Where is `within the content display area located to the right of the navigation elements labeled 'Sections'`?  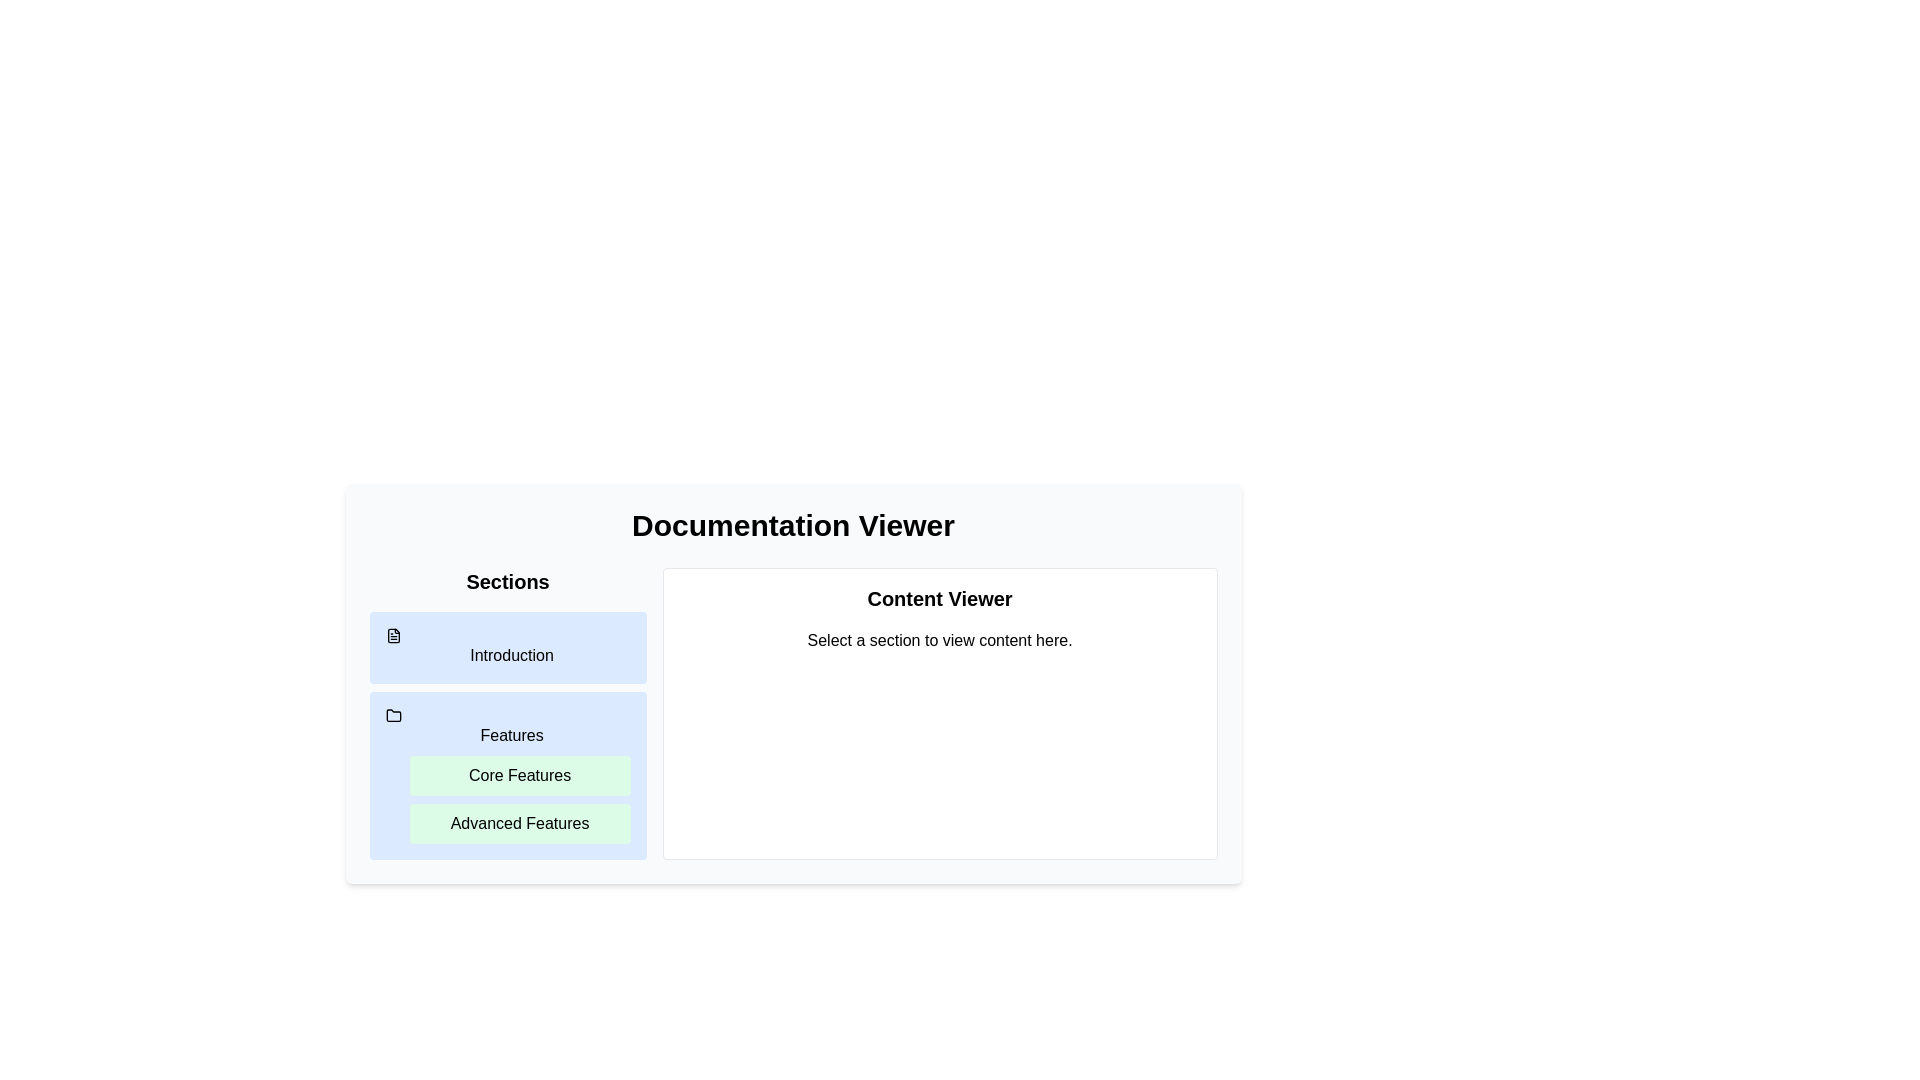
within the content display area located to the right of the navigation elements labeled 'Sections' is located at coordinates (939, 712).